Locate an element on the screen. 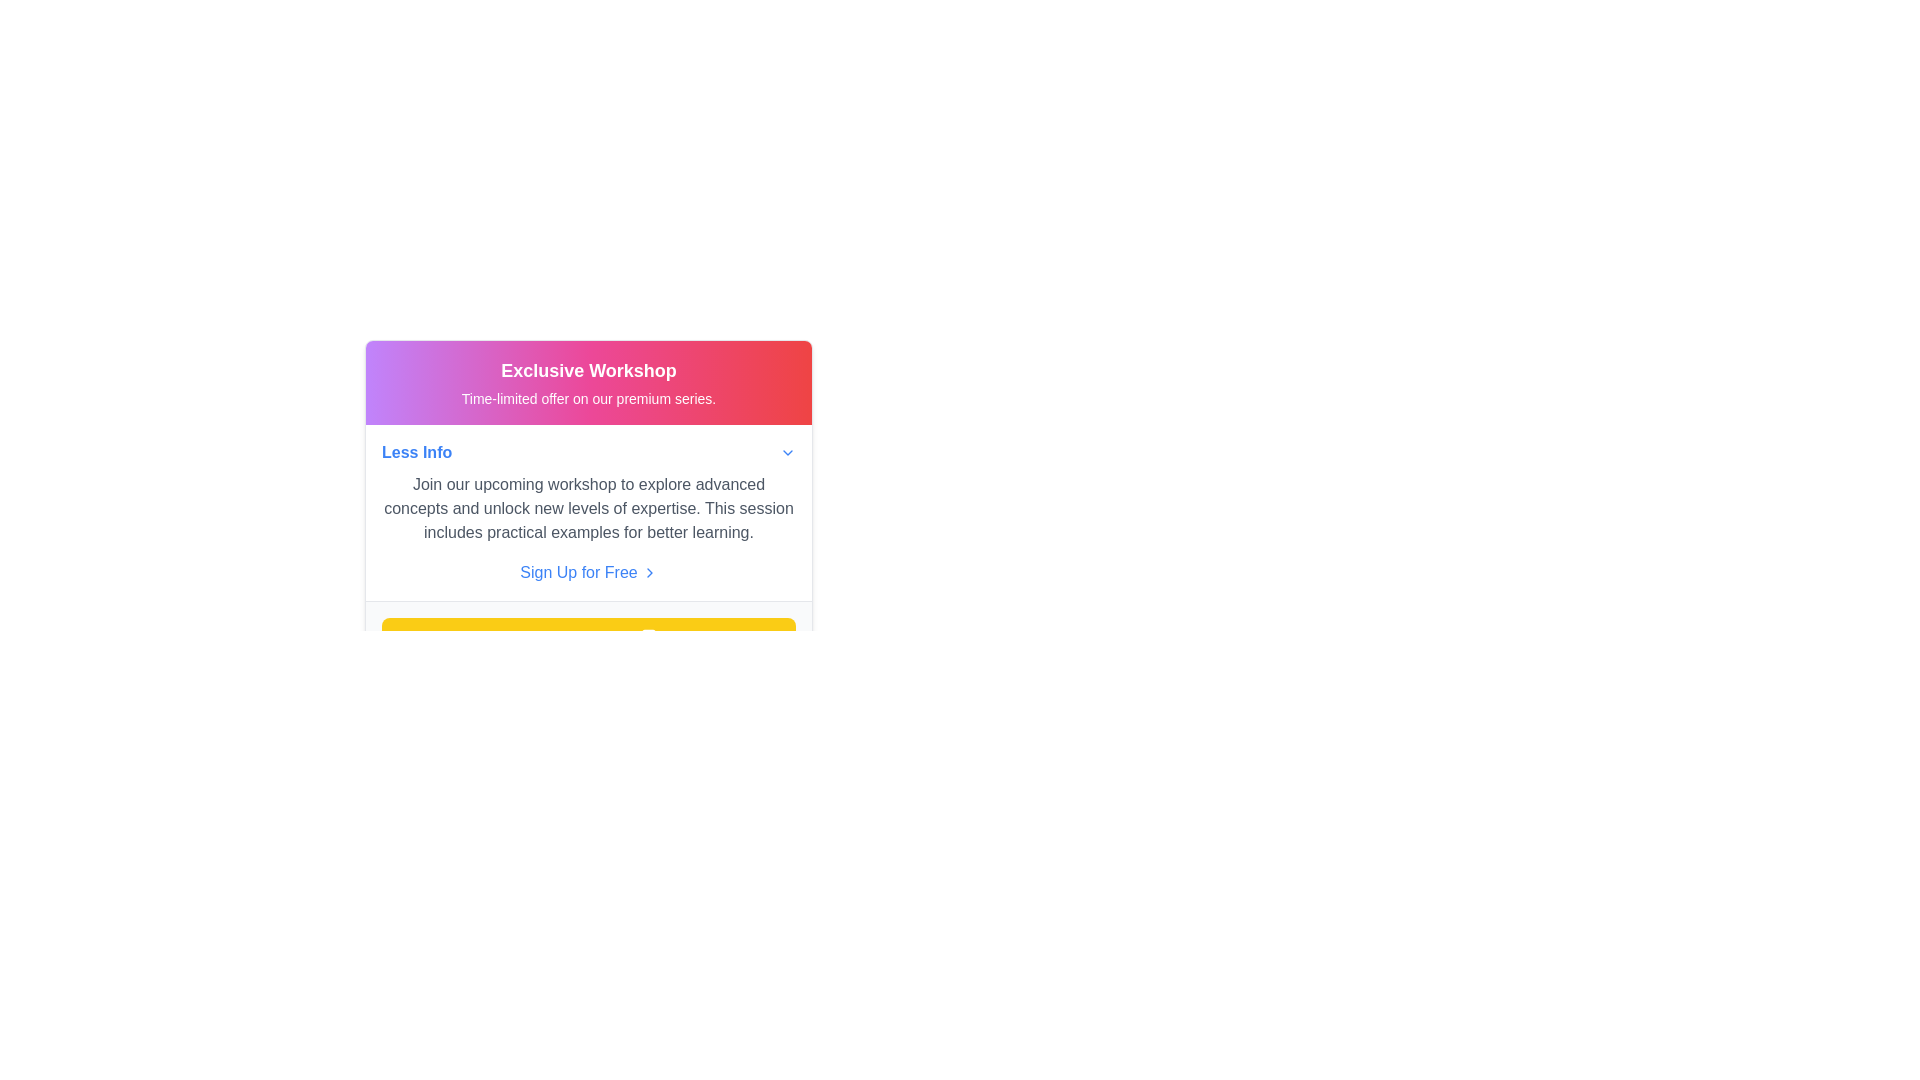 This screenshot has height=1080, width=1920. the blue, underlined text reading 'Sign Up for Free' with a chevron icon is located at coordinates (588, 573).